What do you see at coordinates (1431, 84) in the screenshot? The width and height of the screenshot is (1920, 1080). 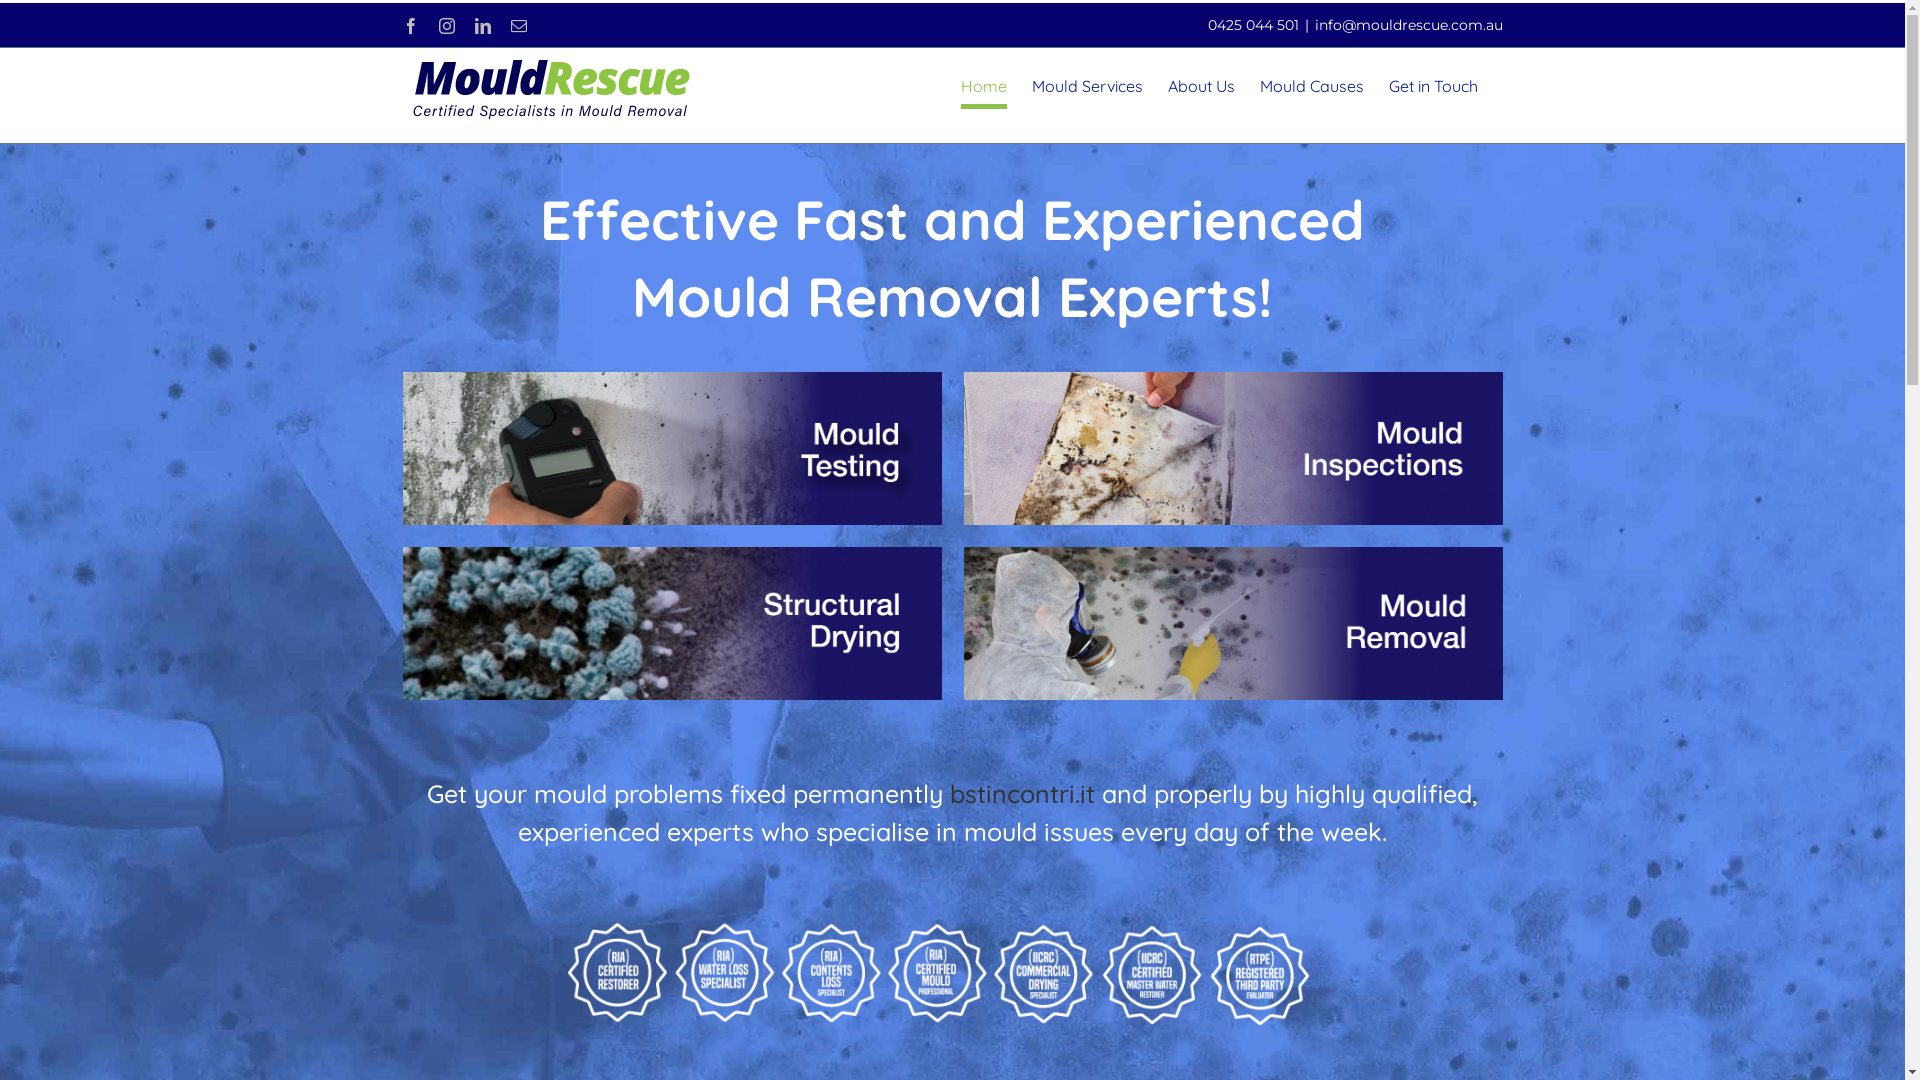 I see `'Get in Touch'` at bounding box center [1431, 84].